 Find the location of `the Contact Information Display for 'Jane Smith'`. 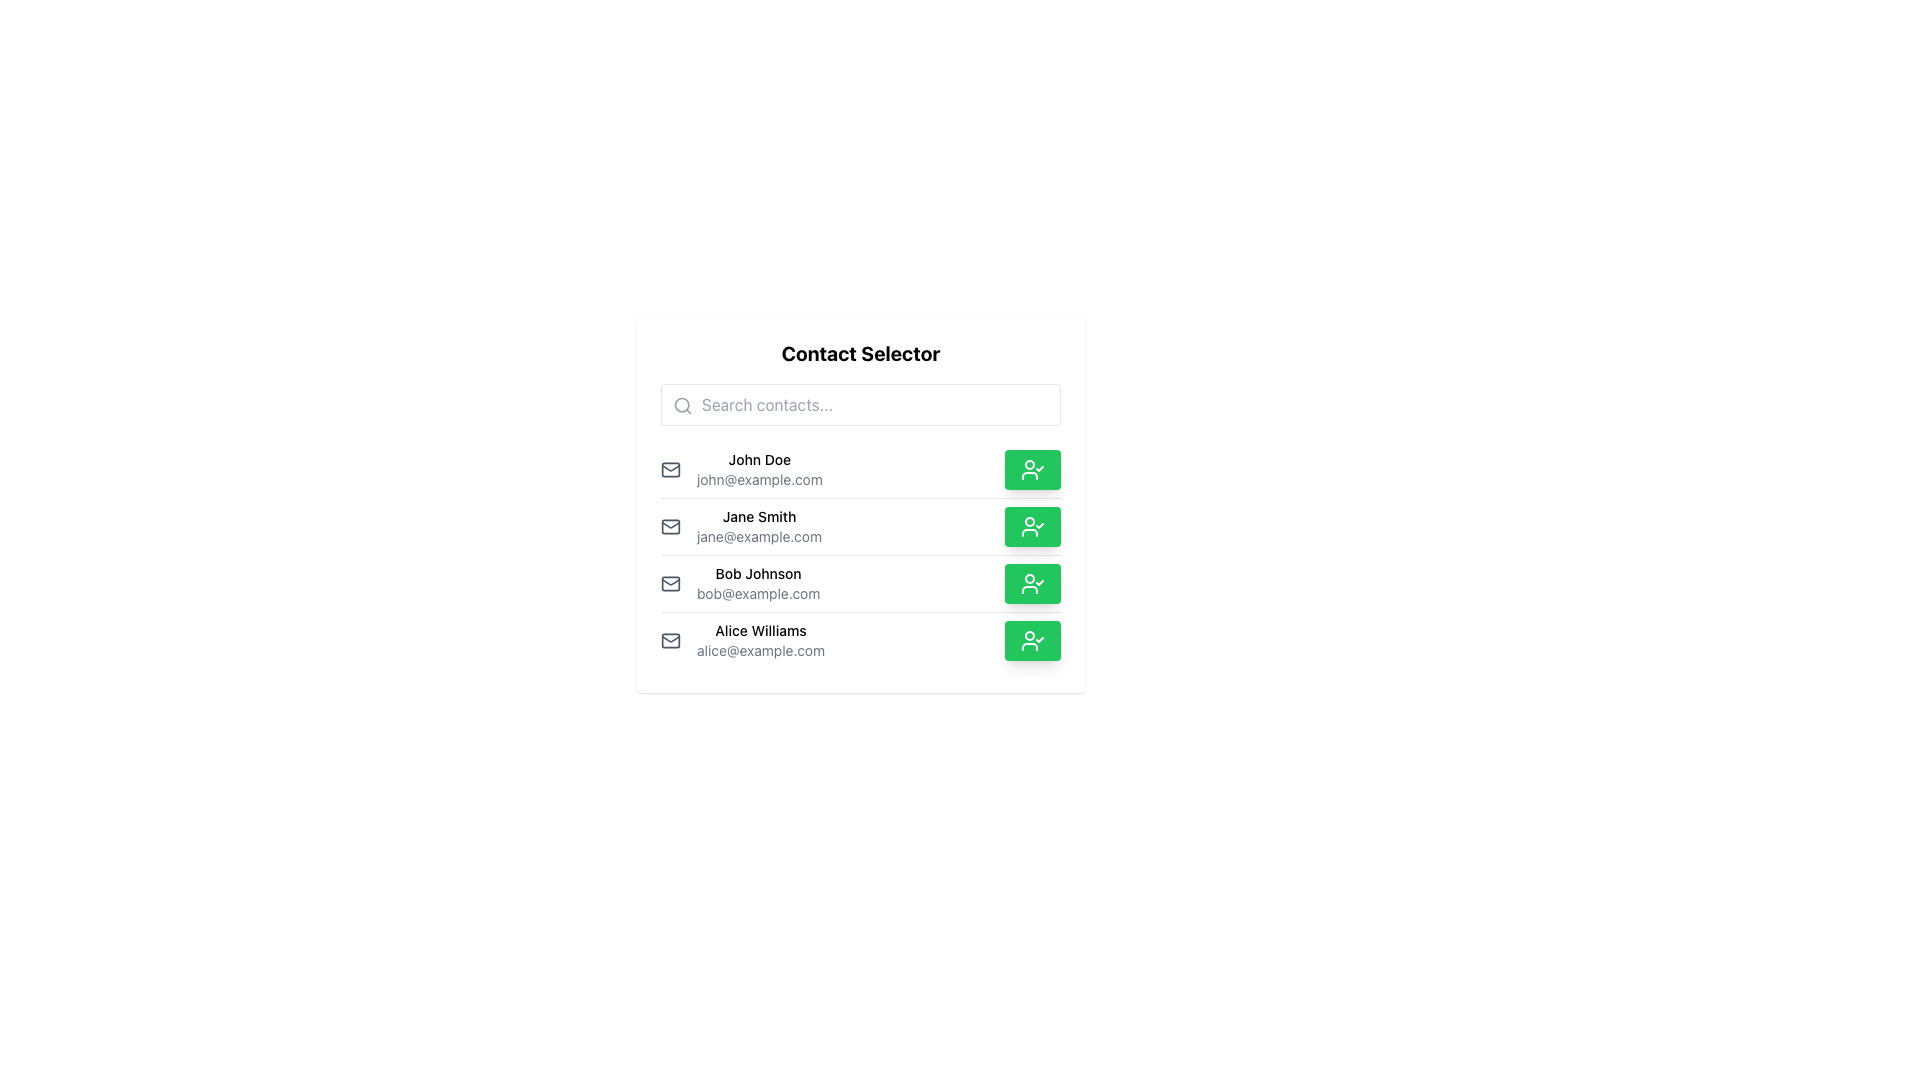

the Contact Information Display for 'Jane Smith' is located at coordinates (740, 526).